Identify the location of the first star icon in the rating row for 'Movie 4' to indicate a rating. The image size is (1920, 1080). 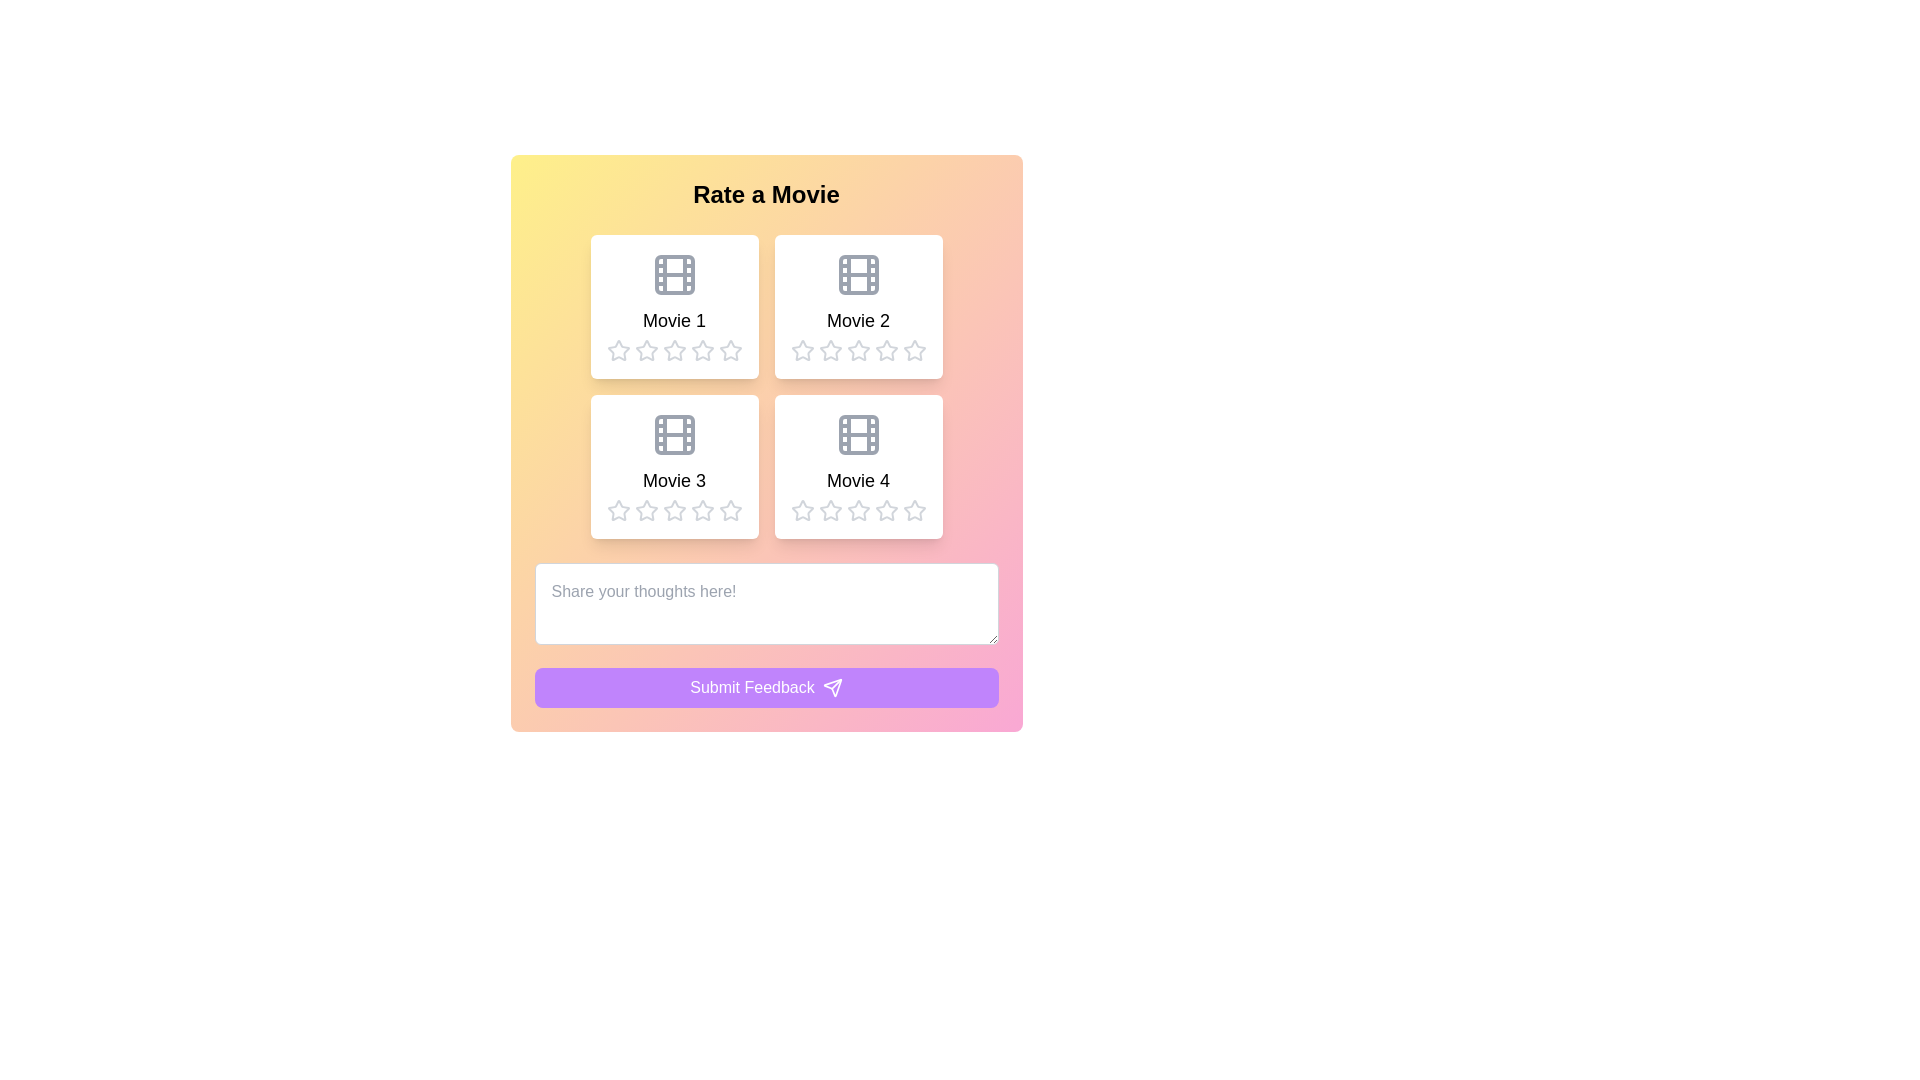
(802, 509).